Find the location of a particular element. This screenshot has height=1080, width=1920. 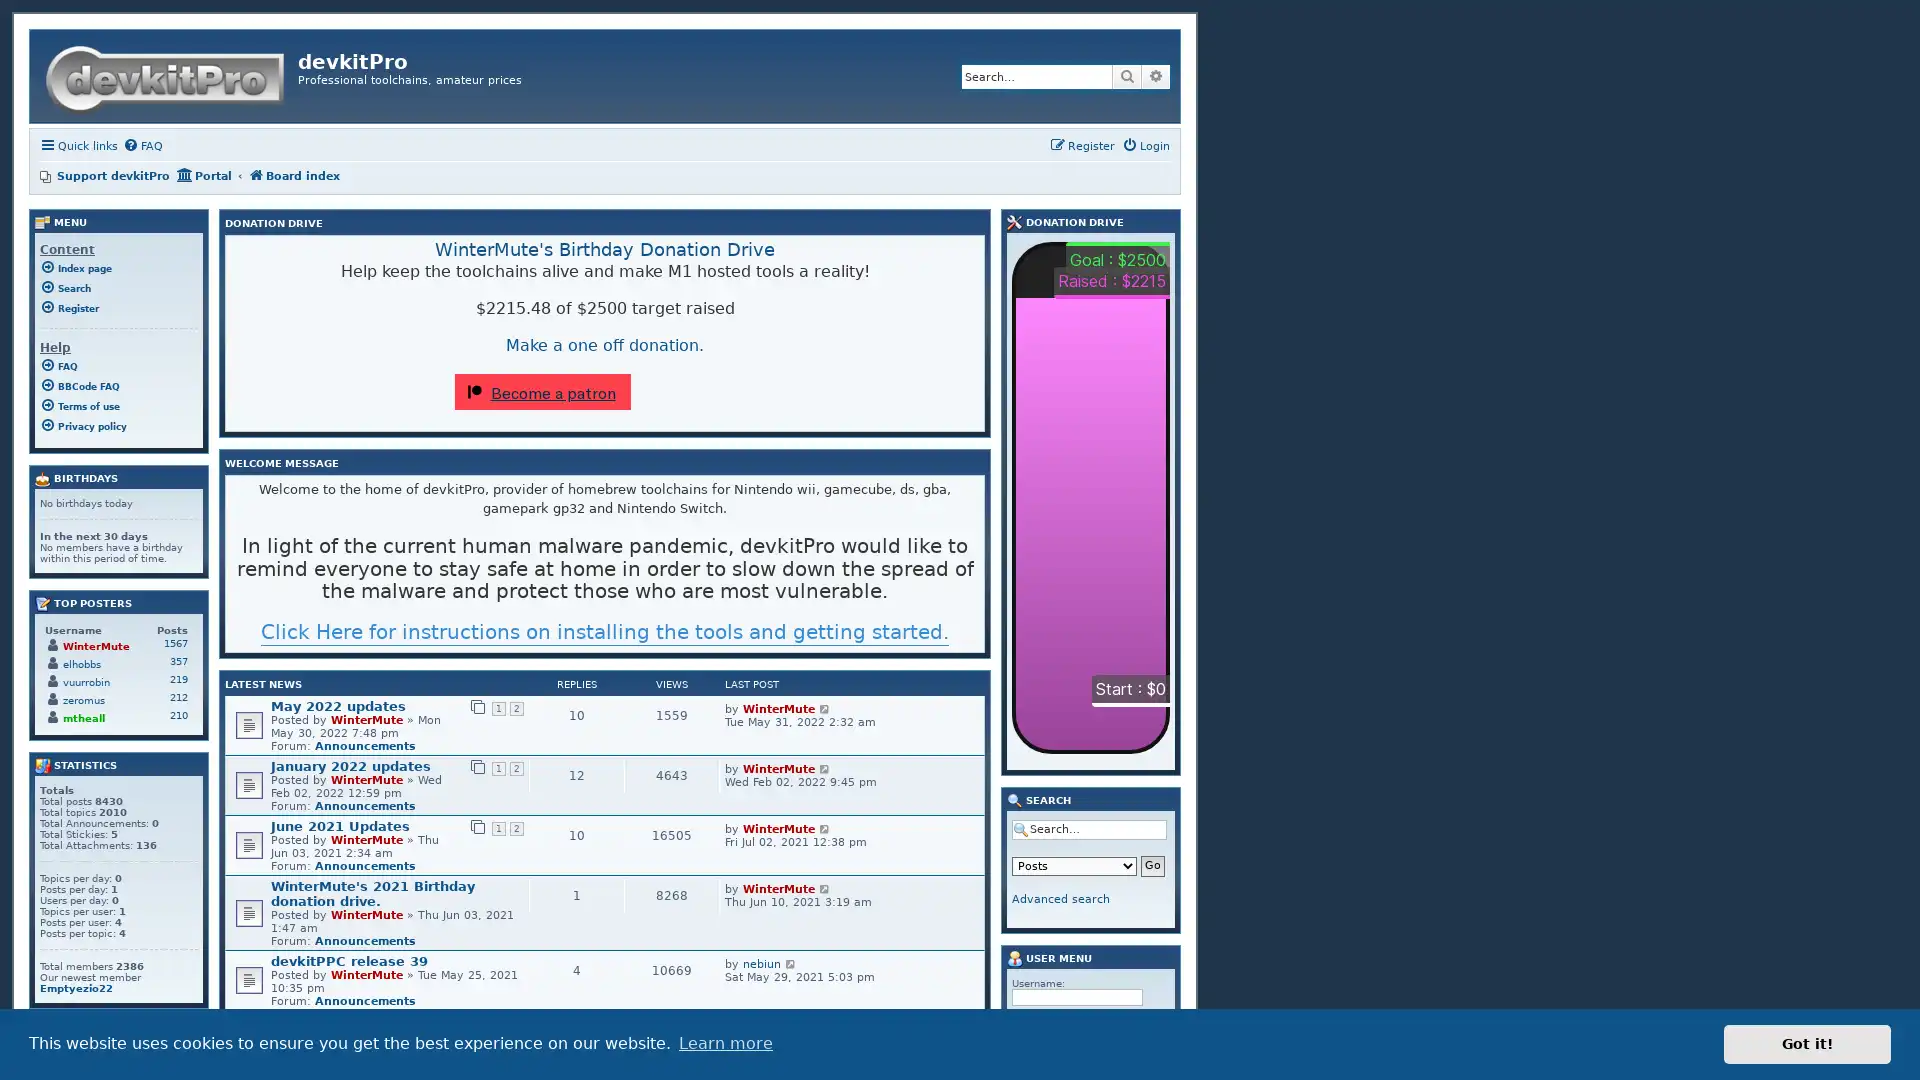

learn more about cookies is located at coordinates (724, 1043).